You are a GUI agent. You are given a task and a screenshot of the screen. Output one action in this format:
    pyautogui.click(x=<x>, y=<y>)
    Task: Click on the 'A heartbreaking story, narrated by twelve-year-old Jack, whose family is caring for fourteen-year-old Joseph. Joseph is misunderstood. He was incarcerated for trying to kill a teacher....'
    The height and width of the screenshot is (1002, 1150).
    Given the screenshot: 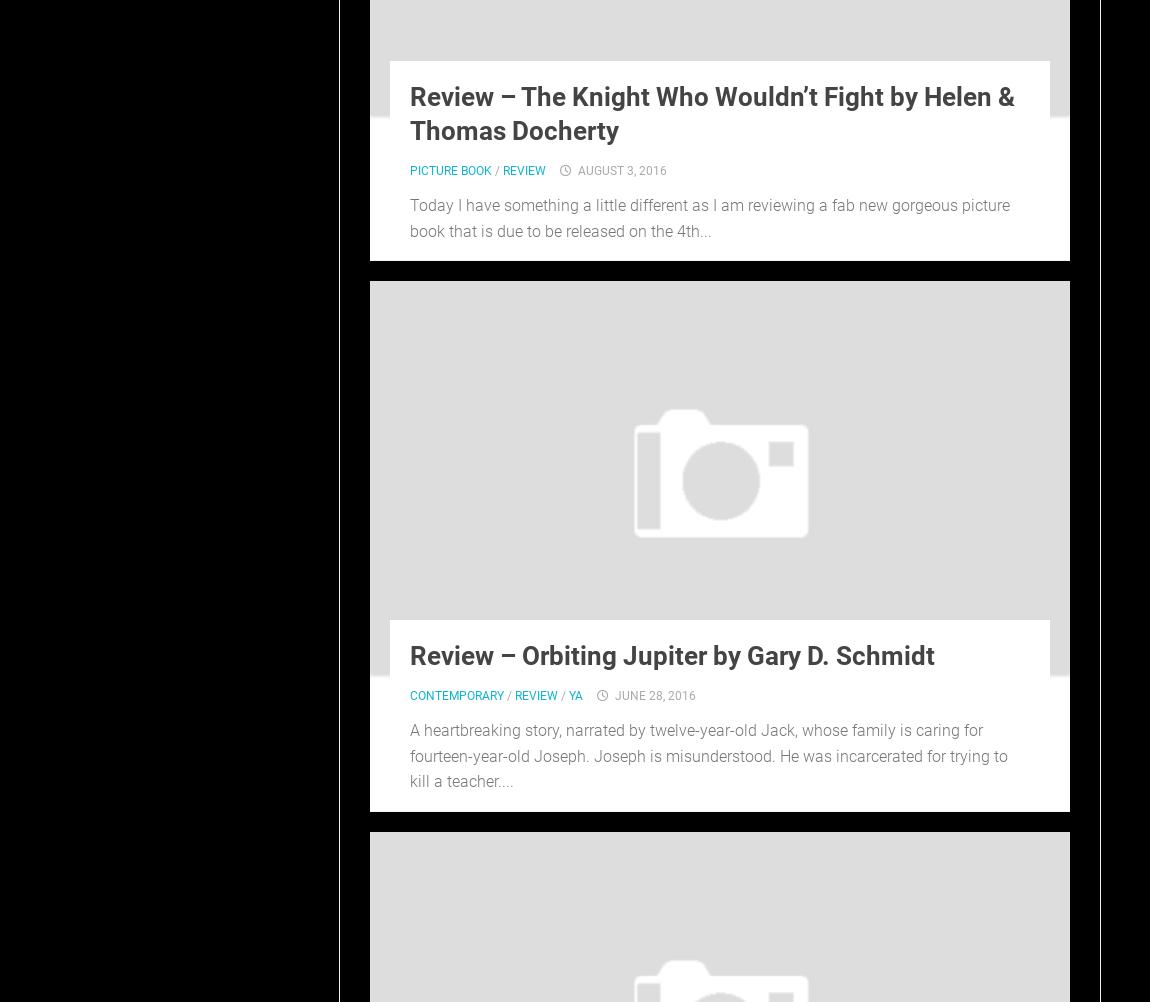 What is the action you would take?
    pyautogui.click(x=707, y=755)
    